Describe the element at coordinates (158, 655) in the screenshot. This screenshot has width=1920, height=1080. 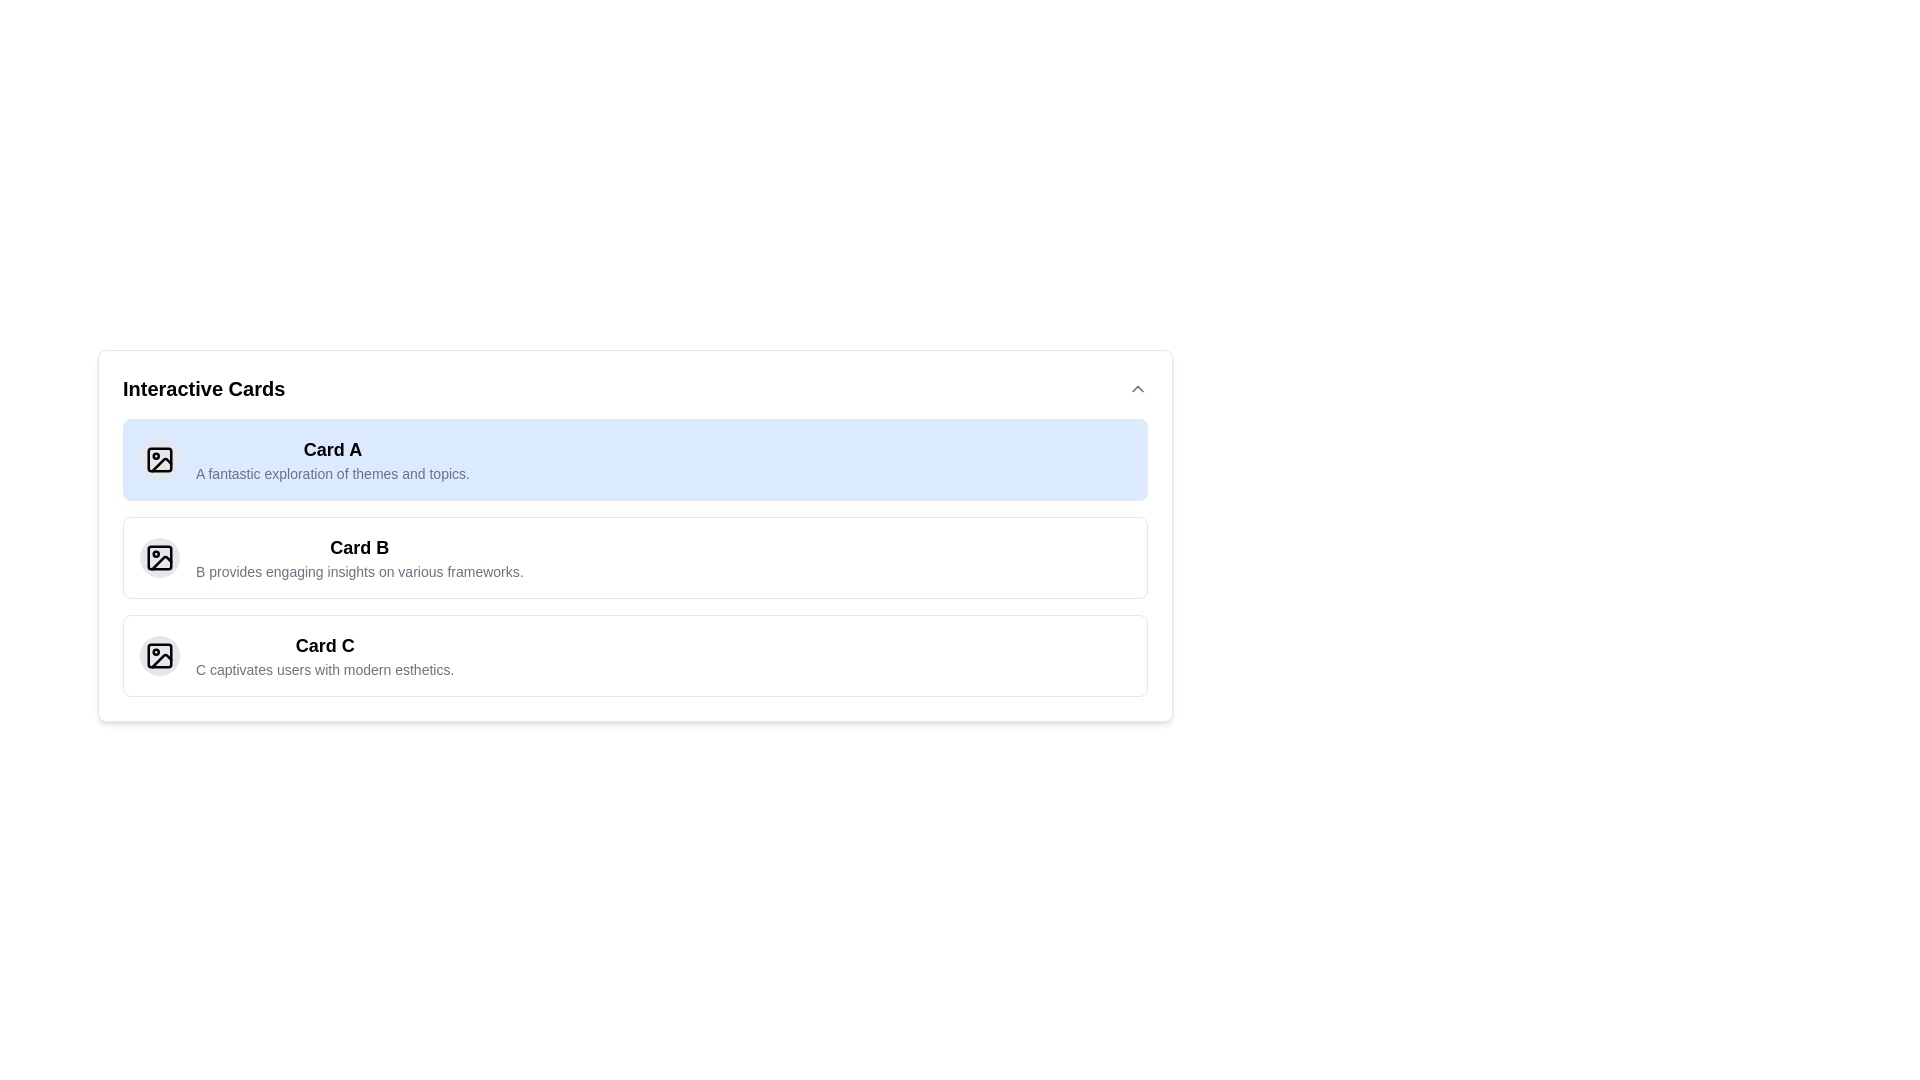
I see `the graphical icon located in the third card titled 'Card C', which is beneath the text 'C captivates users with modern esthetics.'` at that location.